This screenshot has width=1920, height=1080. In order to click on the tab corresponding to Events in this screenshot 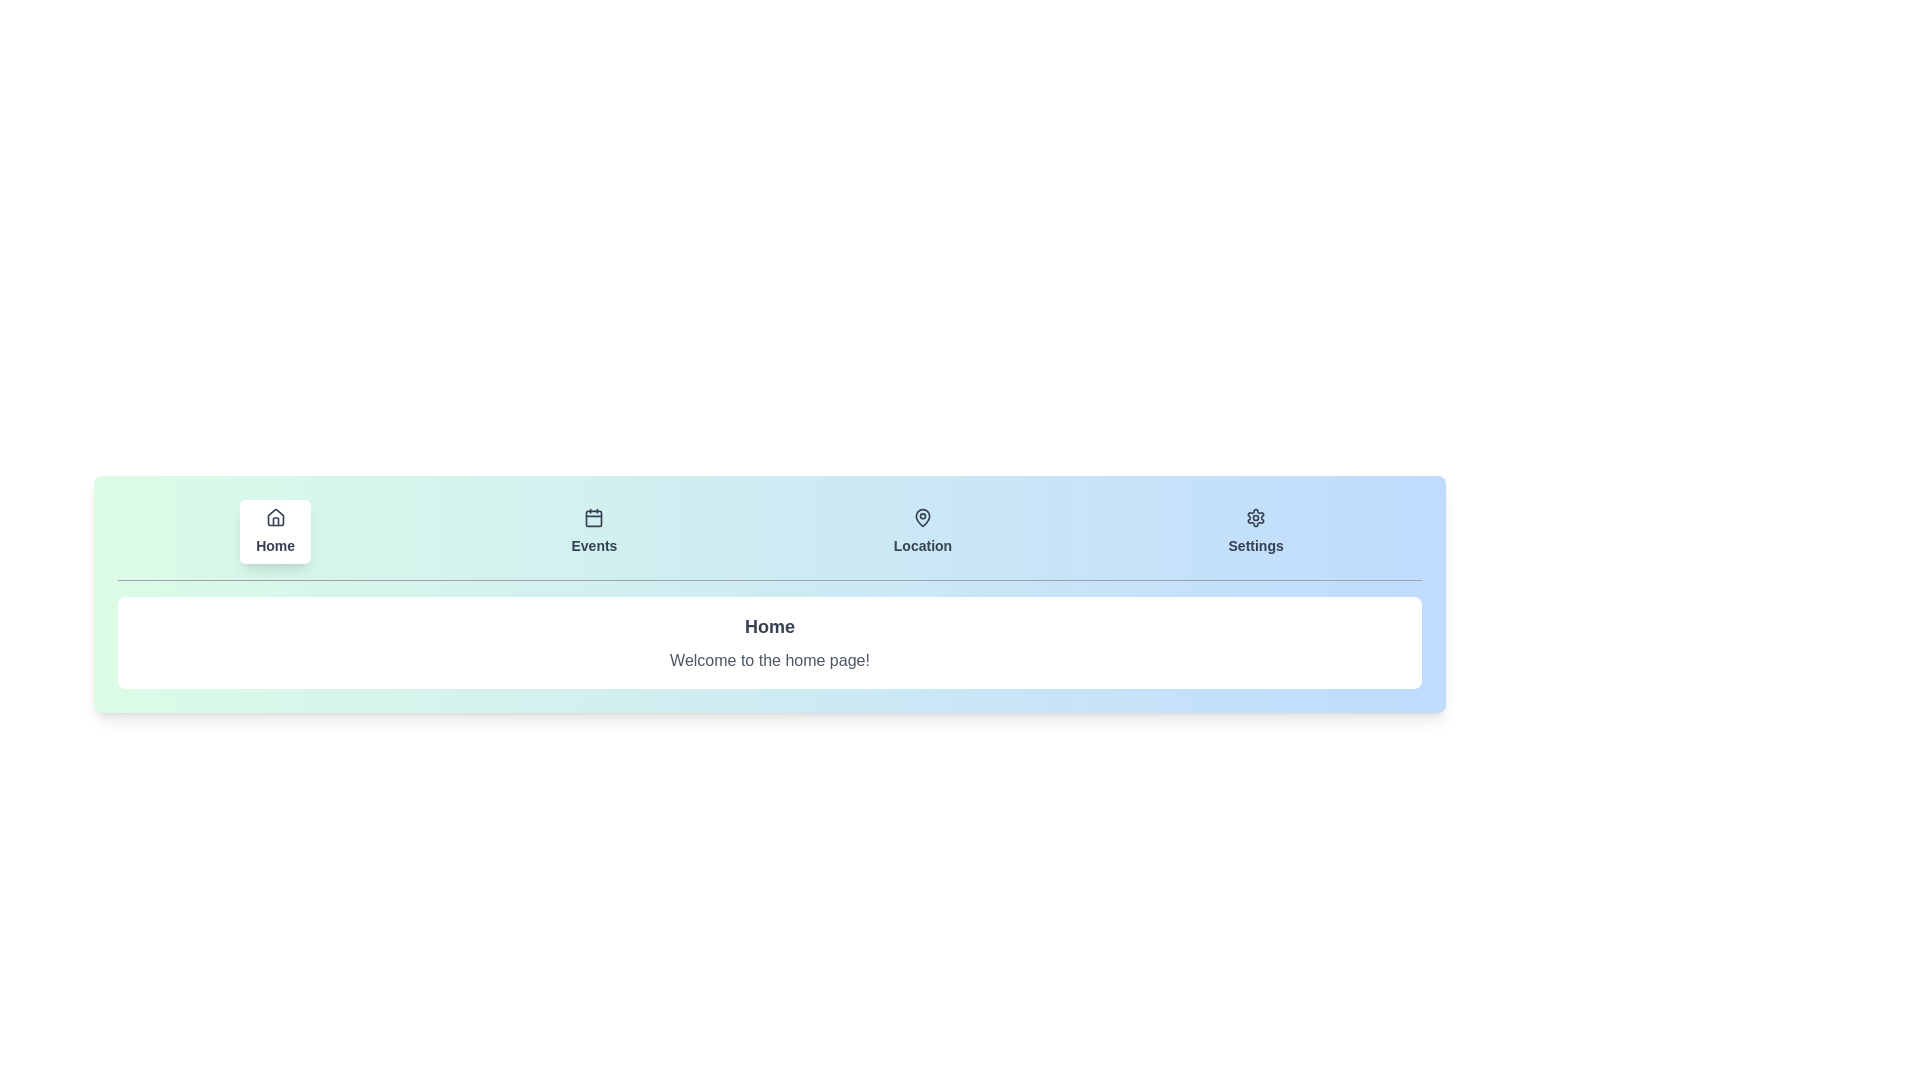, I will do `click(593, 531)`.